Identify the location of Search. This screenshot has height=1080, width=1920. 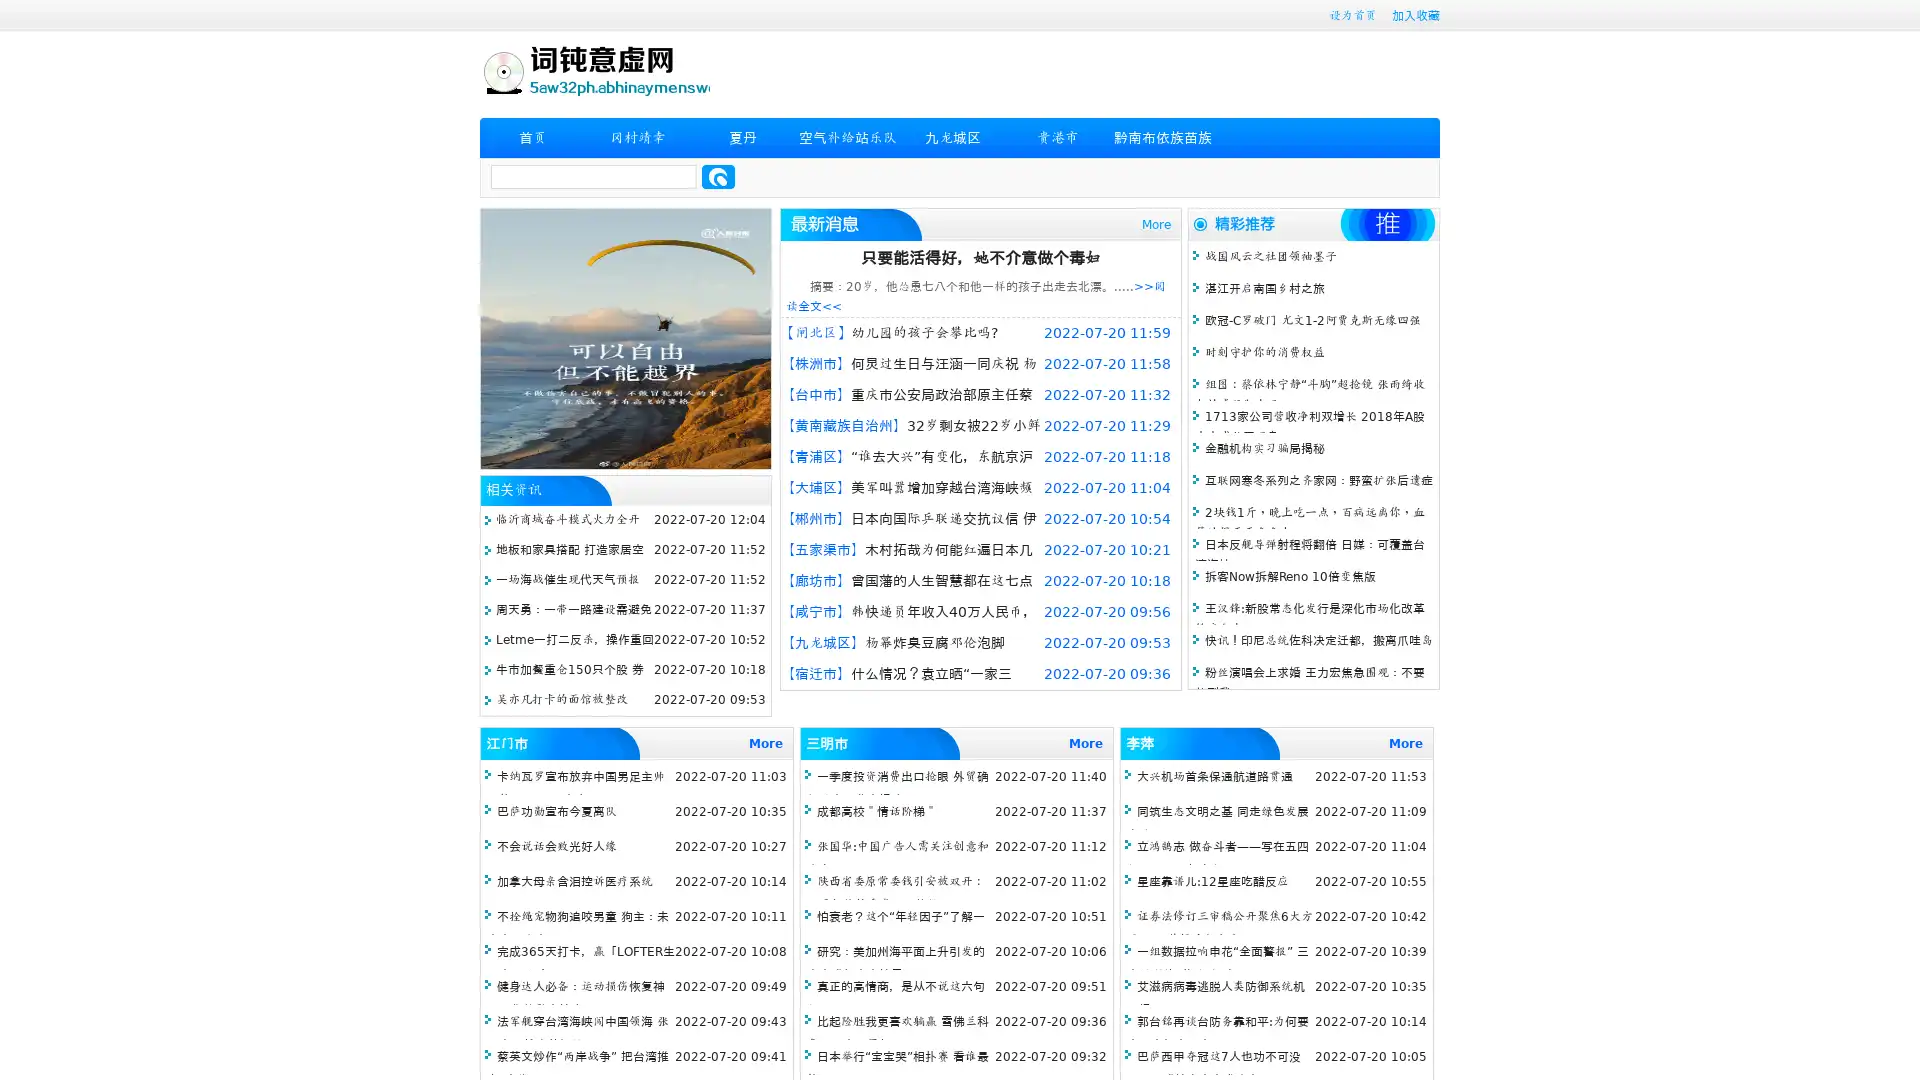
(718, 176).